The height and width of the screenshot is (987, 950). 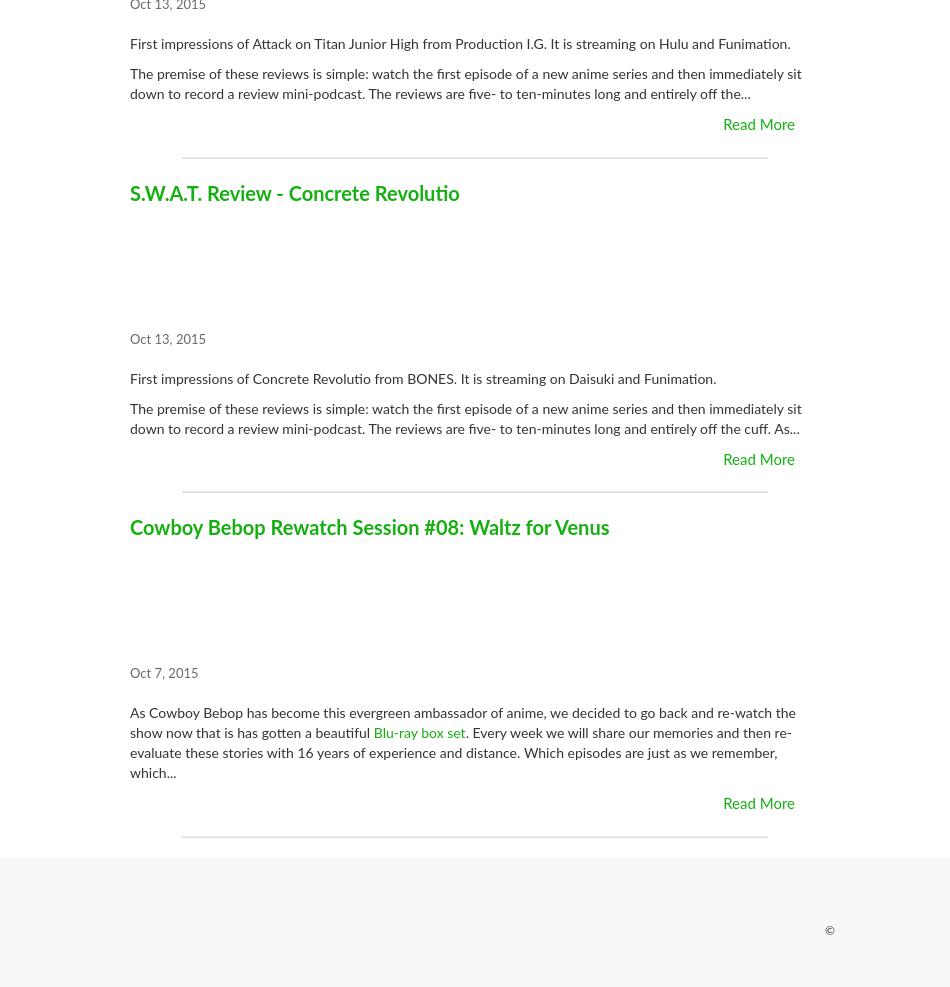 What do you see at coordinates (129, 418) in the screenshot?
I see `'The premise of these reviews is simple: watch the first episode
of a new anime series and then immediately sit down to record a
review mini-podcast. The reviews are five- to ten-minutes long and
entirely off the cuff. As...'` at bounding box center [129, 418].